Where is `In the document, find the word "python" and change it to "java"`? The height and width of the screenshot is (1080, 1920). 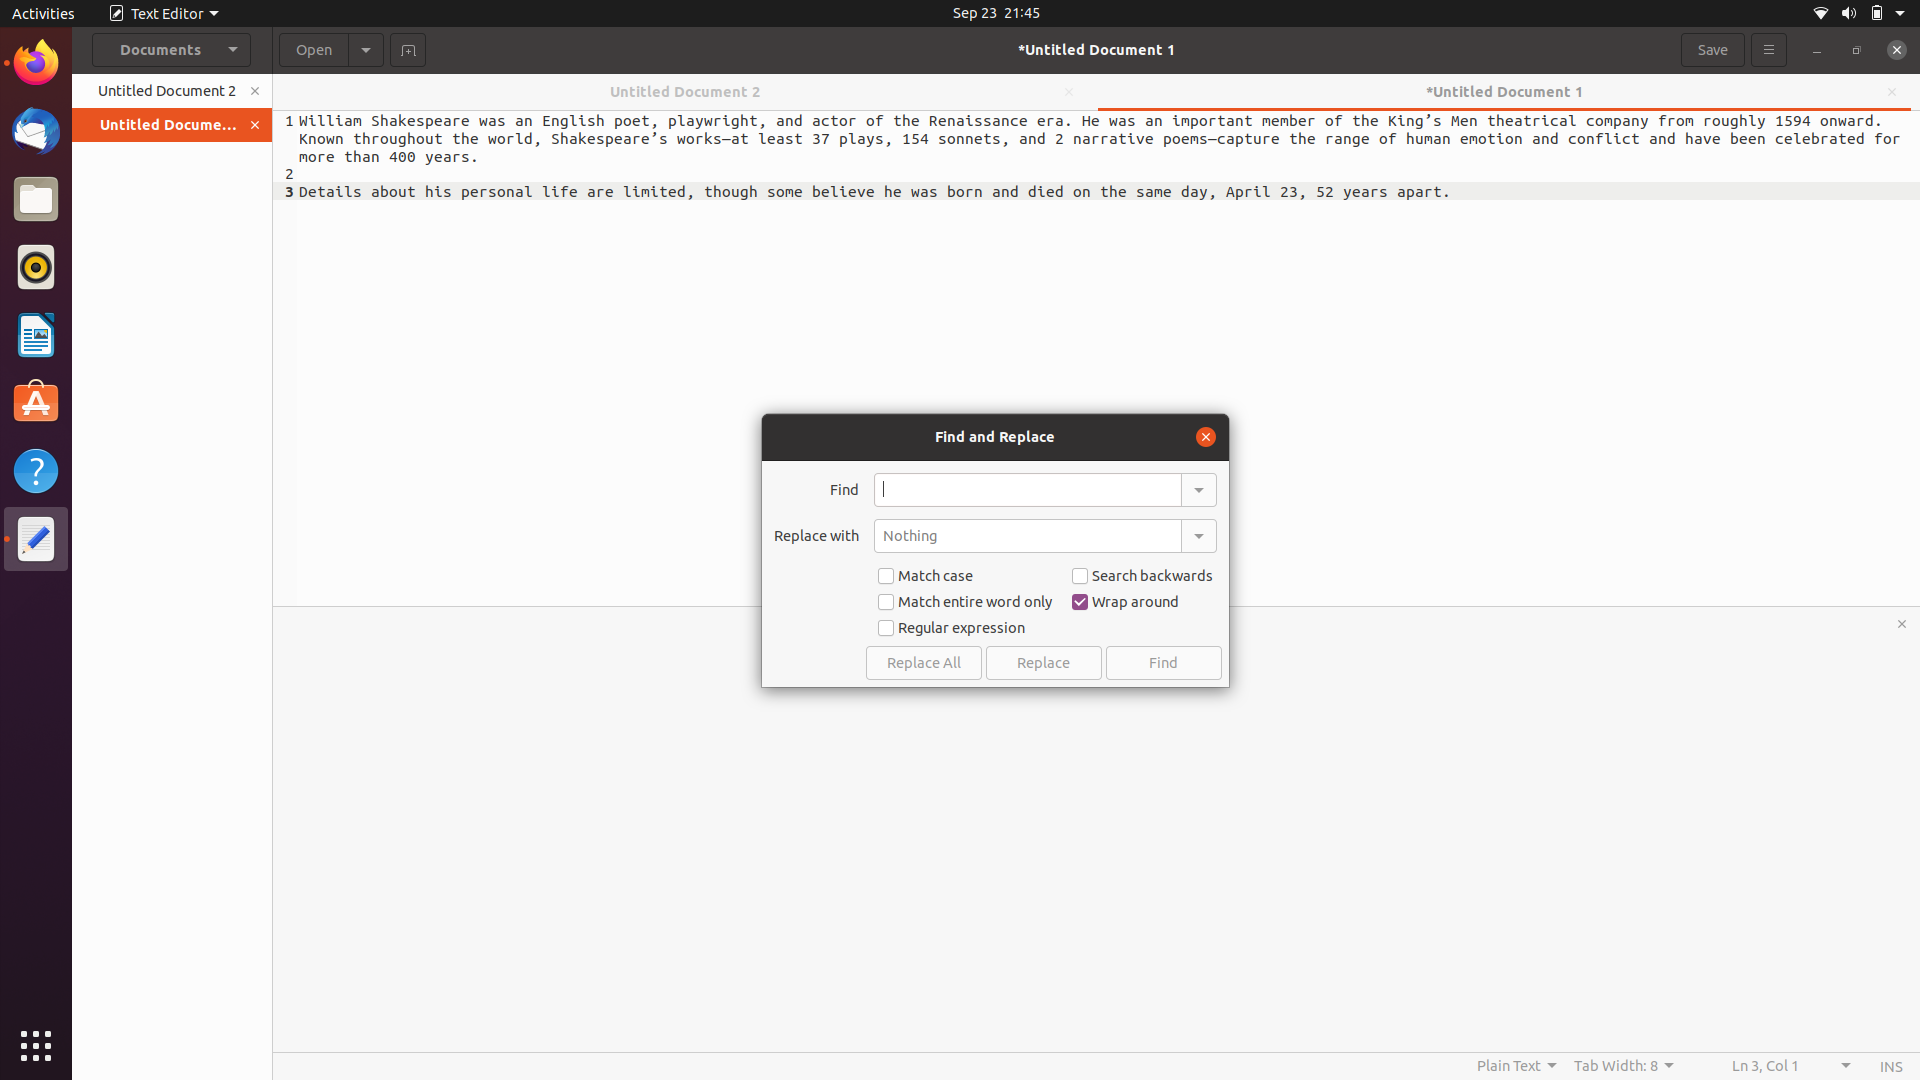
In the document, find the word "python" and change it to "java" is located at coordinates (1027, 489).